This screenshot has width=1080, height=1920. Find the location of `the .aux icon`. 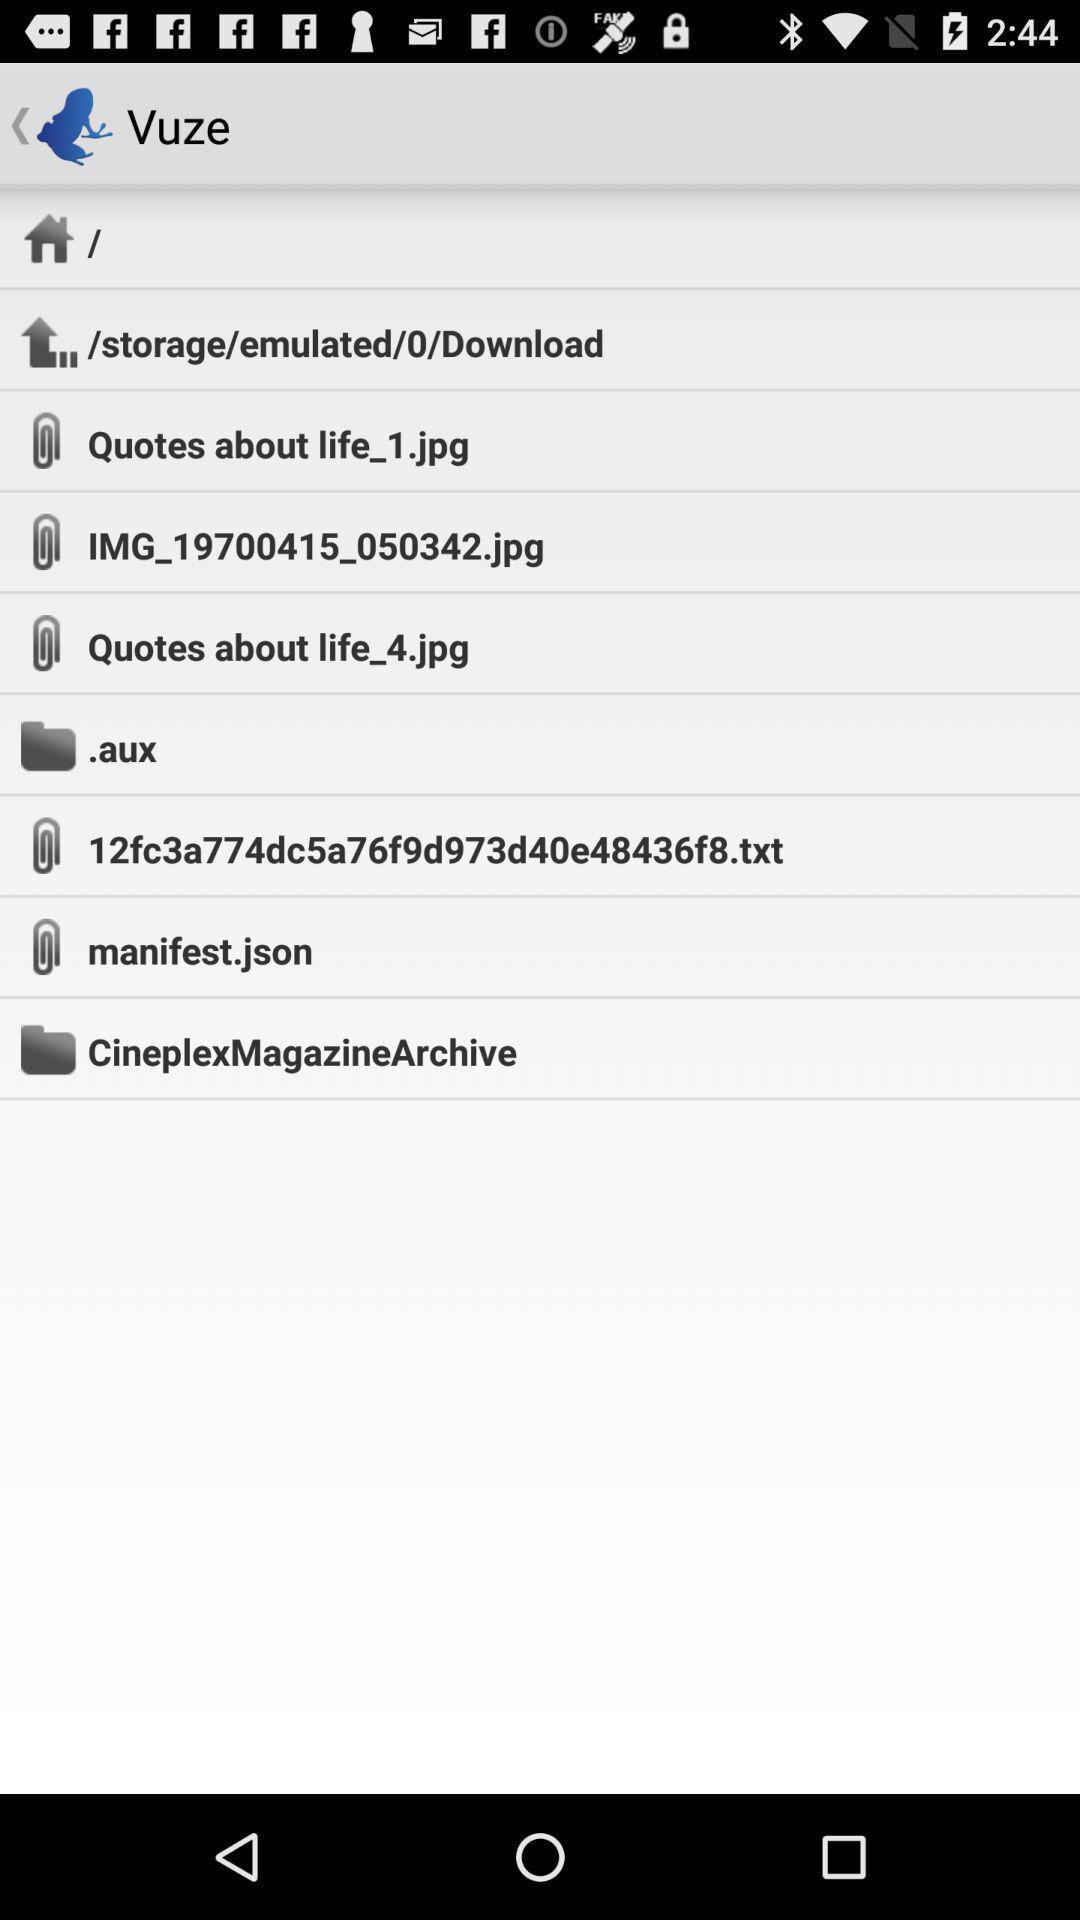

the .aux icon is located at coordinates (122, 746).